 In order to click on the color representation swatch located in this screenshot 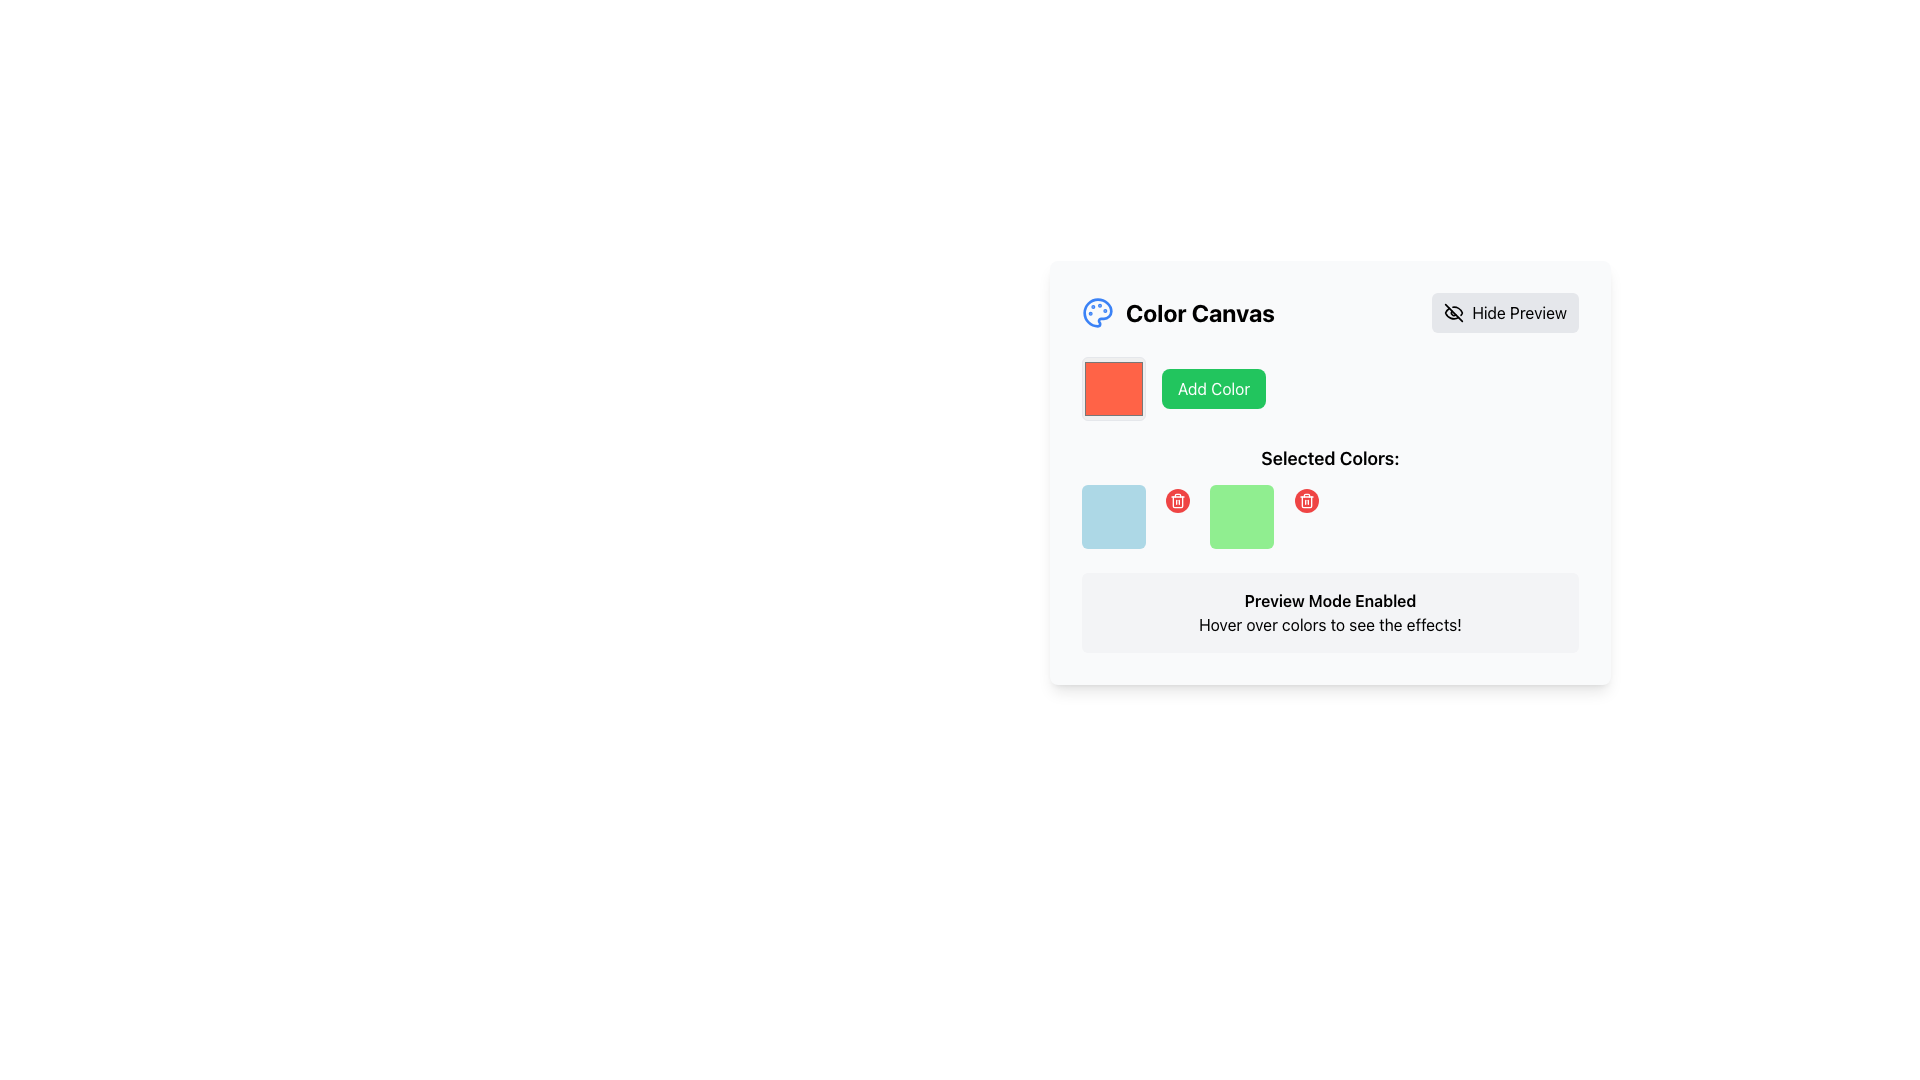, I will do `click(1138, 515)`.